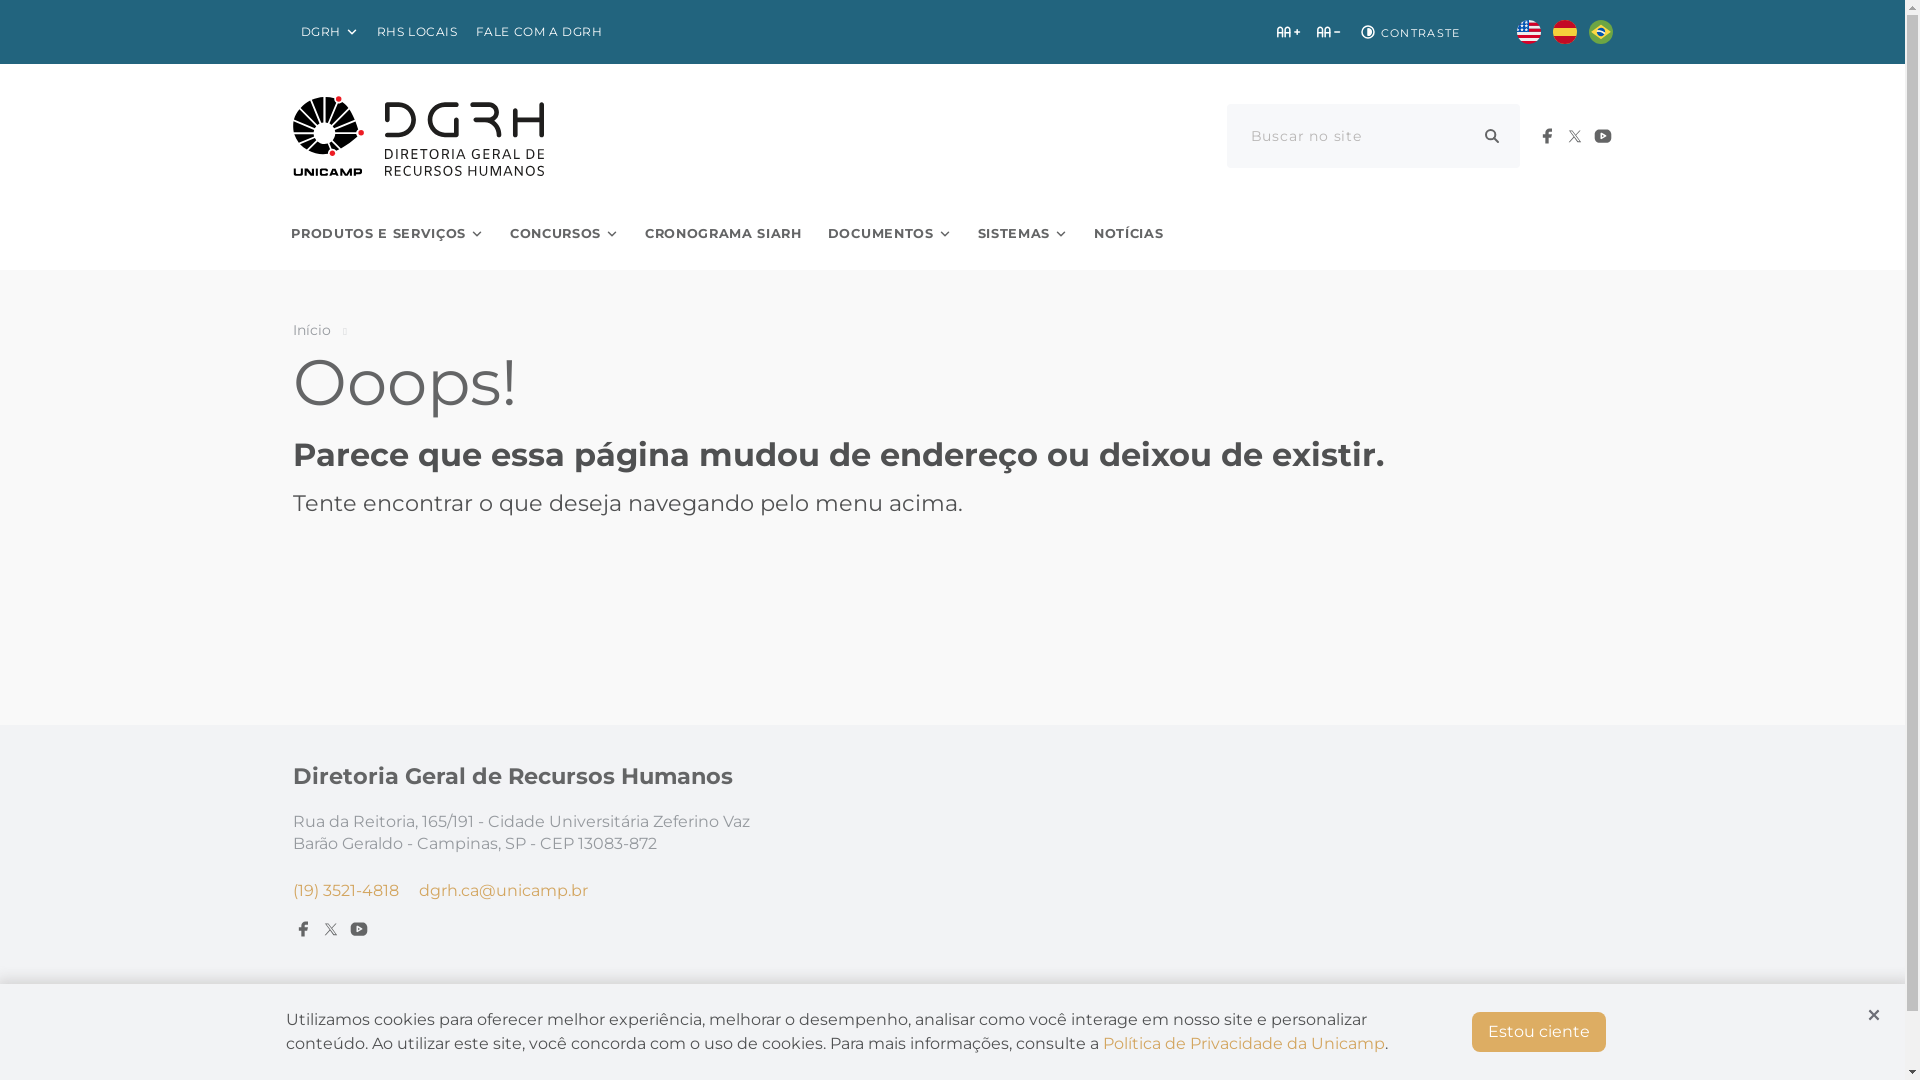 This screenshot has width=1920, height=1080. What do you see at coordinates (722, 233) in the screenshot?
I see `'CRONOGRAMA SIARH'` at bounding box center [722, 233].